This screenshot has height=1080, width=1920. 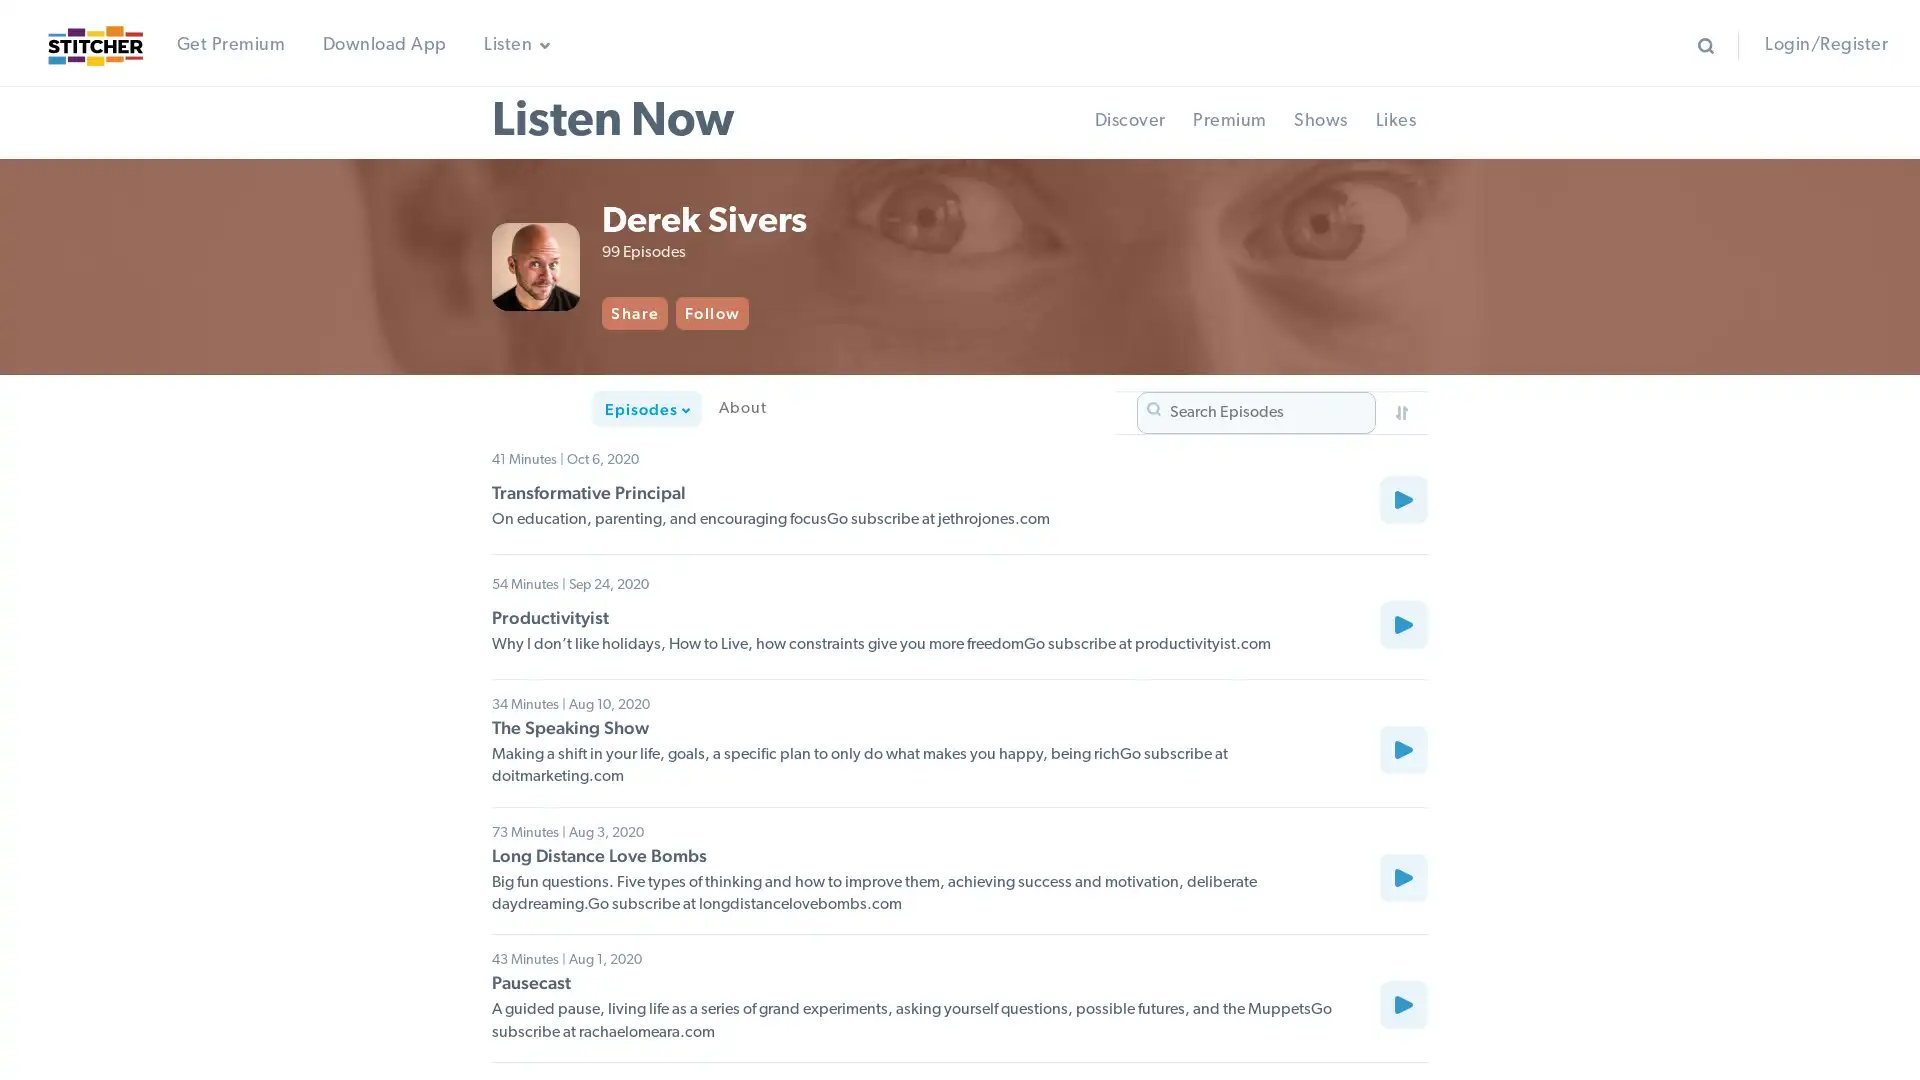 What do you see at coordinates (721, 315) in the screenshot?
I see `Share` at bounding box center [721, 315].